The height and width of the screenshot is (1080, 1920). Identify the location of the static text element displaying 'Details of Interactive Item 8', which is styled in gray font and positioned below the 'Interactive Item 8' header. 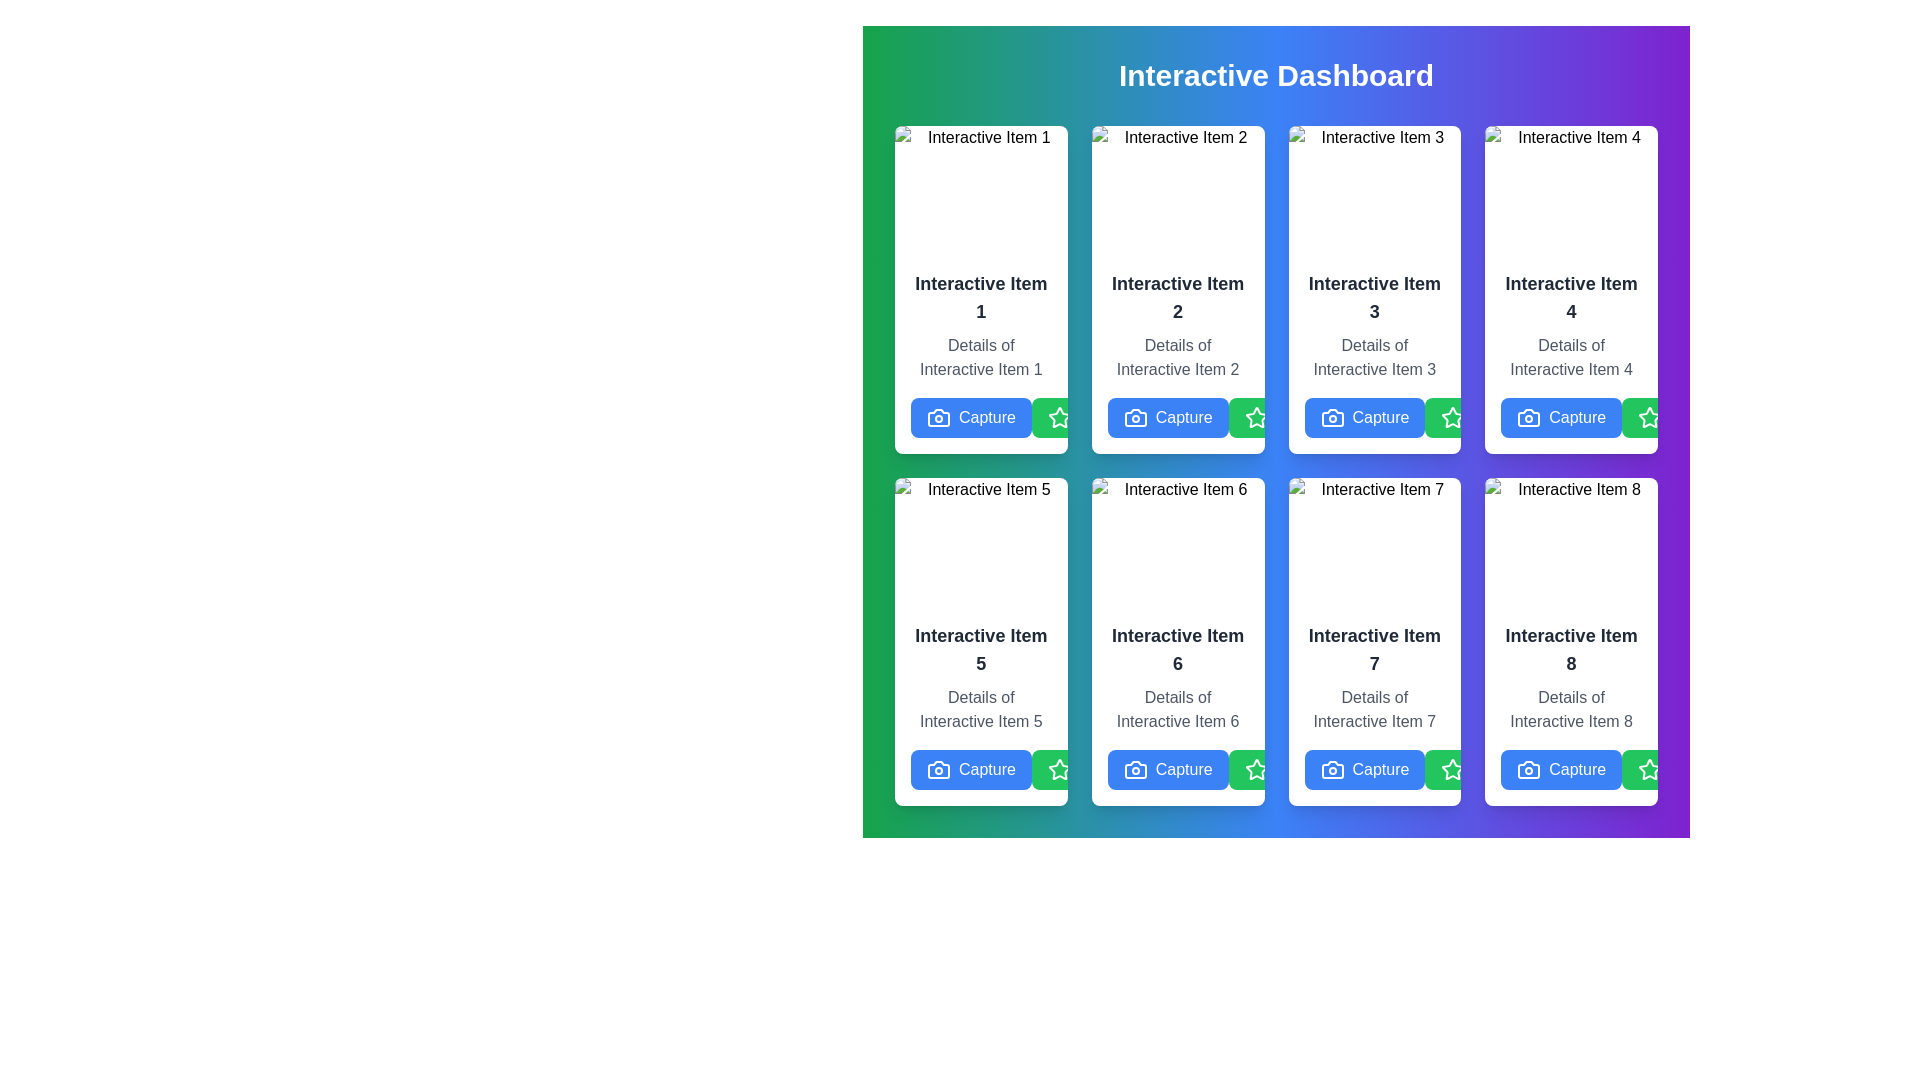
(1570, 708).